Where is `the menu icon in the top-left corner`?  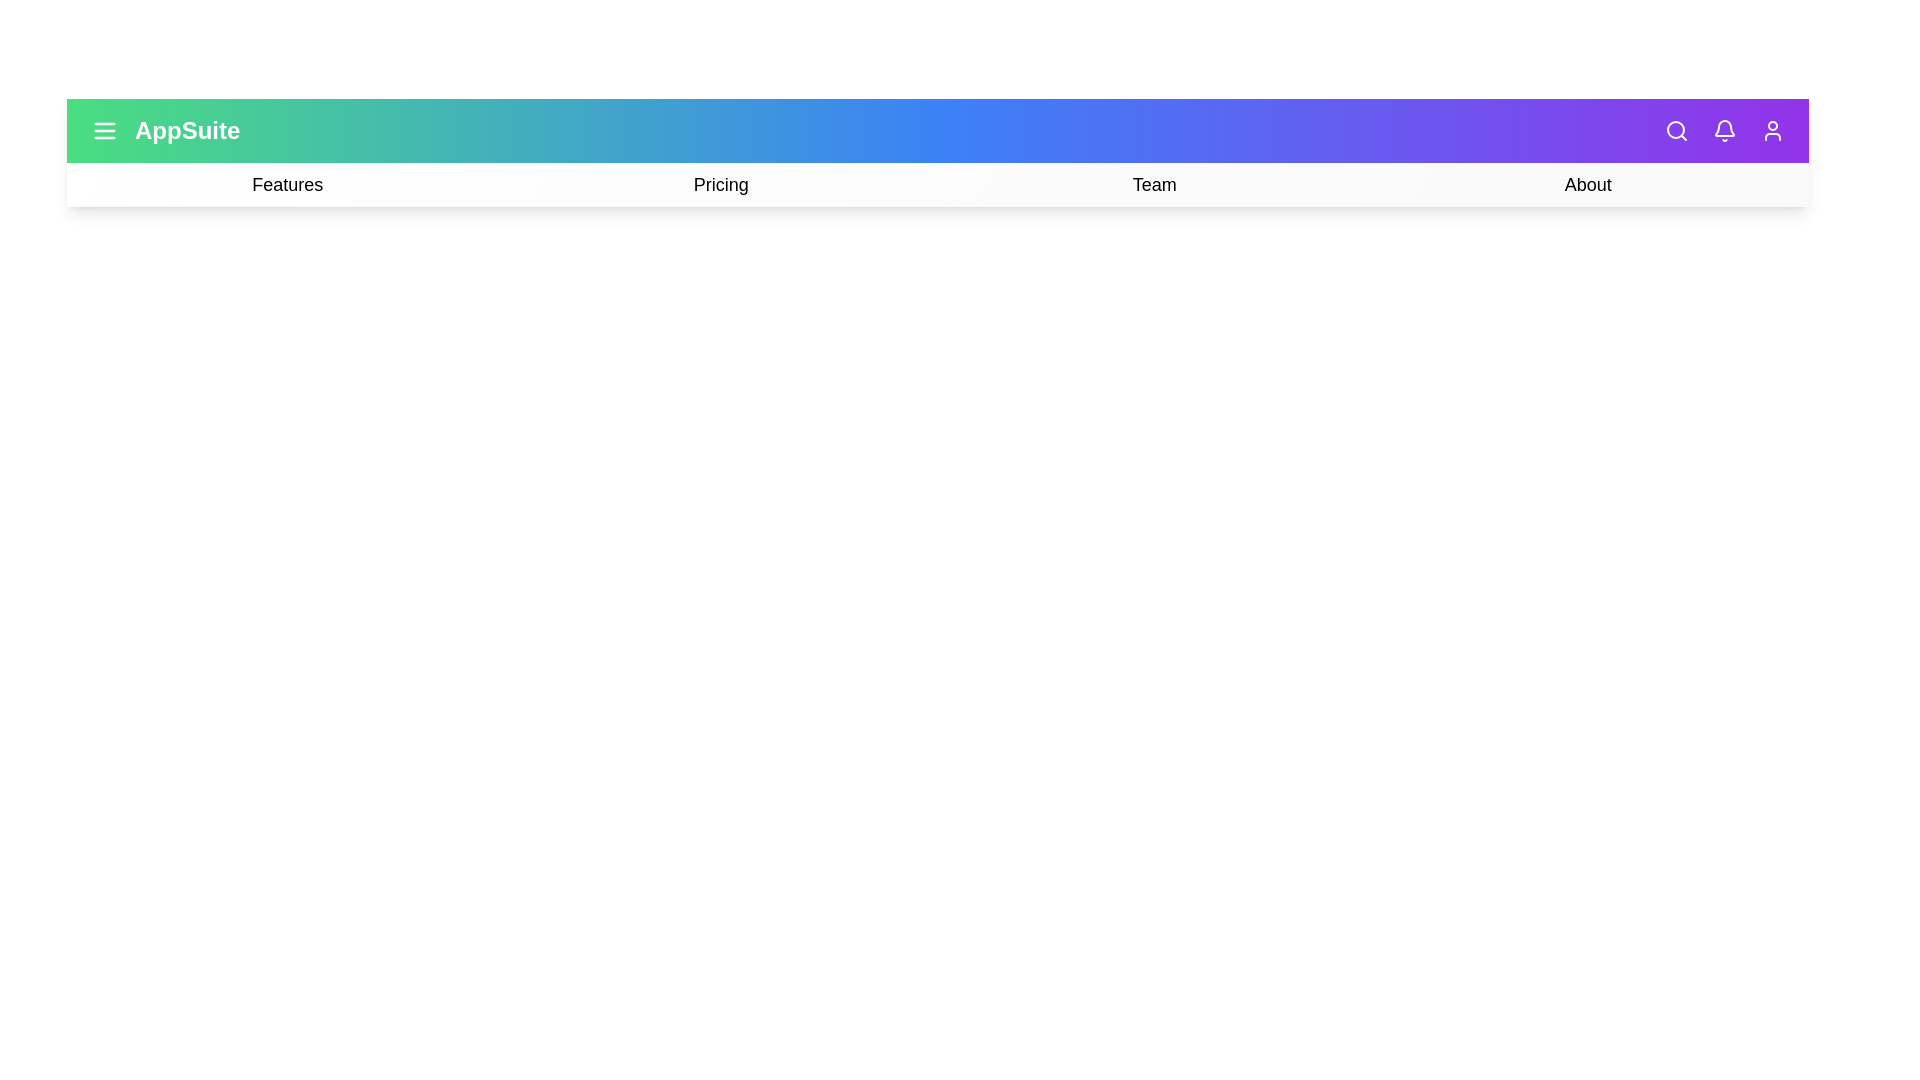
the menu icon in the top-left corner is located at coordinates (104, 131).